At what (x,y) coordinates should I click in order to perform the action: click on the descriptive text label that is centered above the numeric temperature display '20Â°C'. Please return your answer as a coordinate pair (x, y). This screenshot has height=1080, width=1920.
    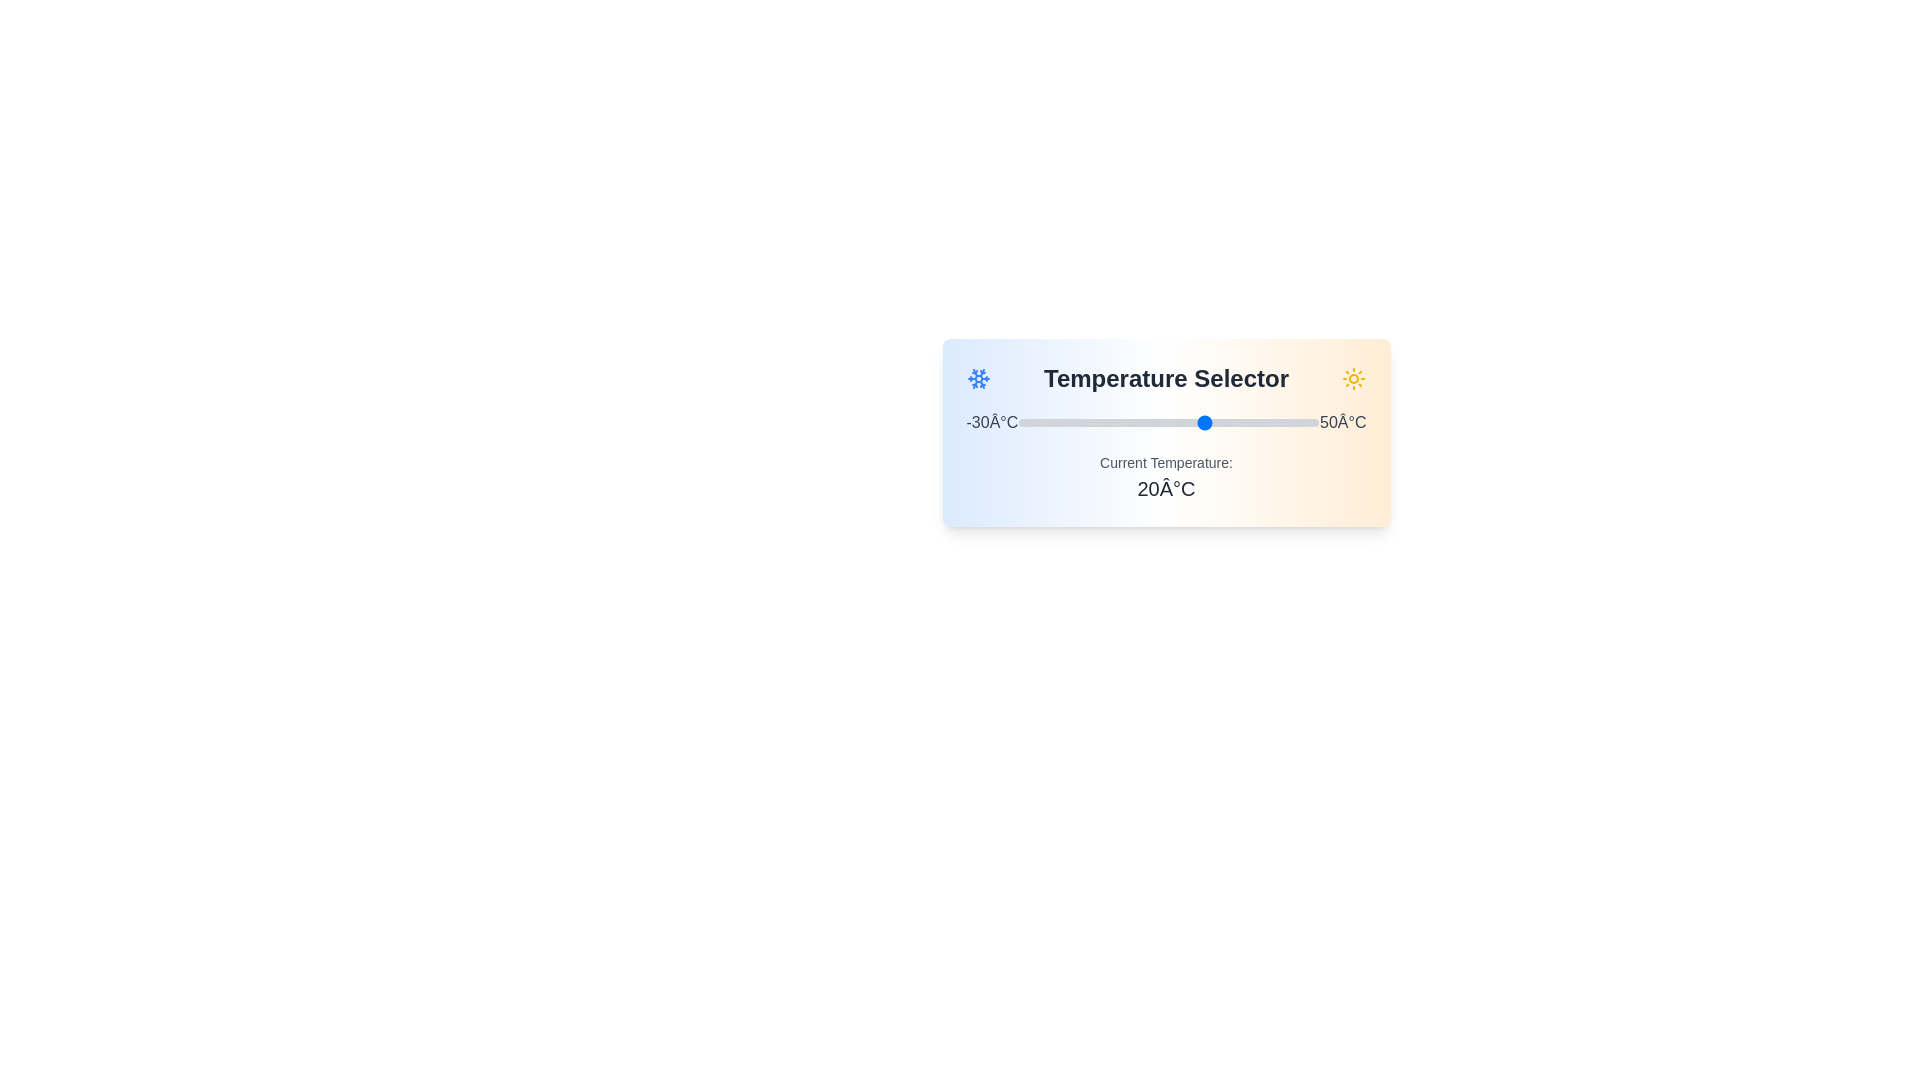
    Looking at the image, I should click on (1166, 462).